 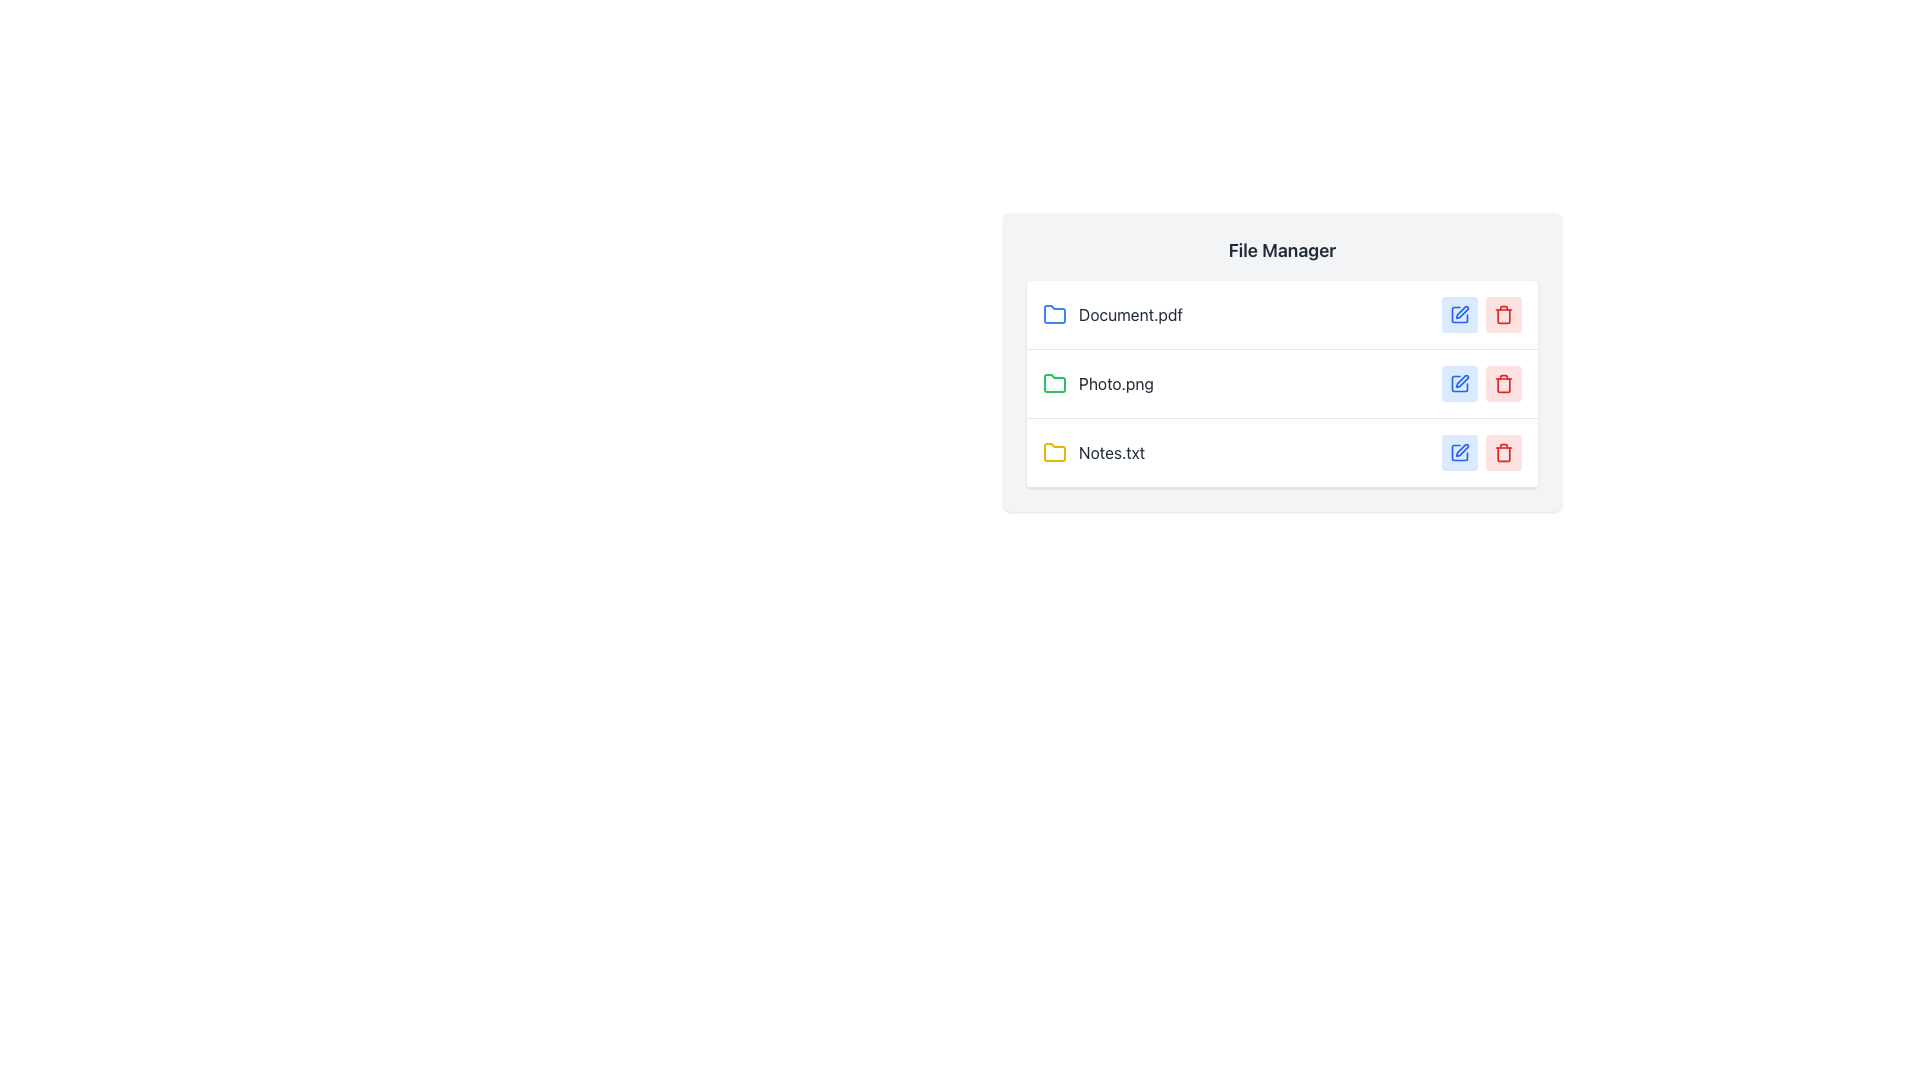 What do you see at coordinates (1503, 315) in the screenshot?
I see `the trash bin icon in the file manager interface` at bounding box center [1503, 315].